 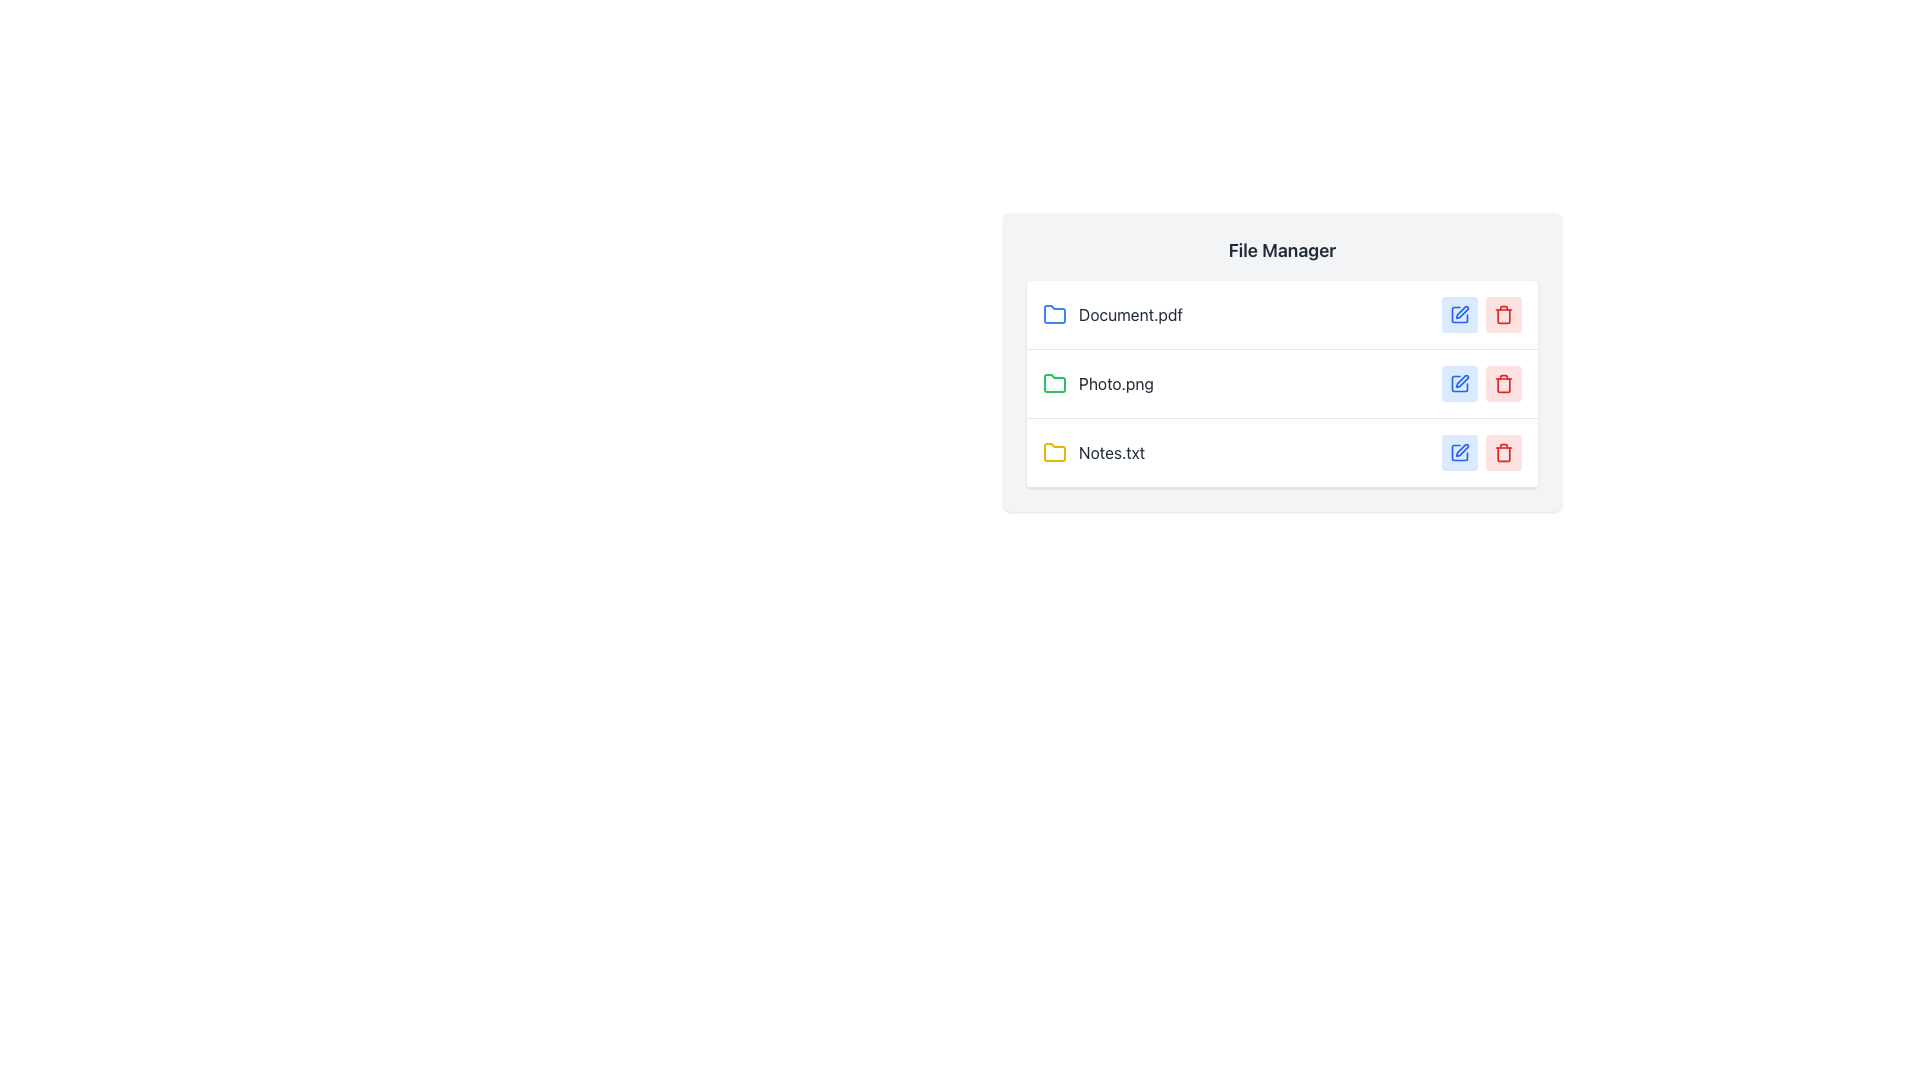 What do you see at coordinates (1503, 315) in the screenshot?
I see `the trash bin icon in the file manager interface` at bounding box center [1503, 315].